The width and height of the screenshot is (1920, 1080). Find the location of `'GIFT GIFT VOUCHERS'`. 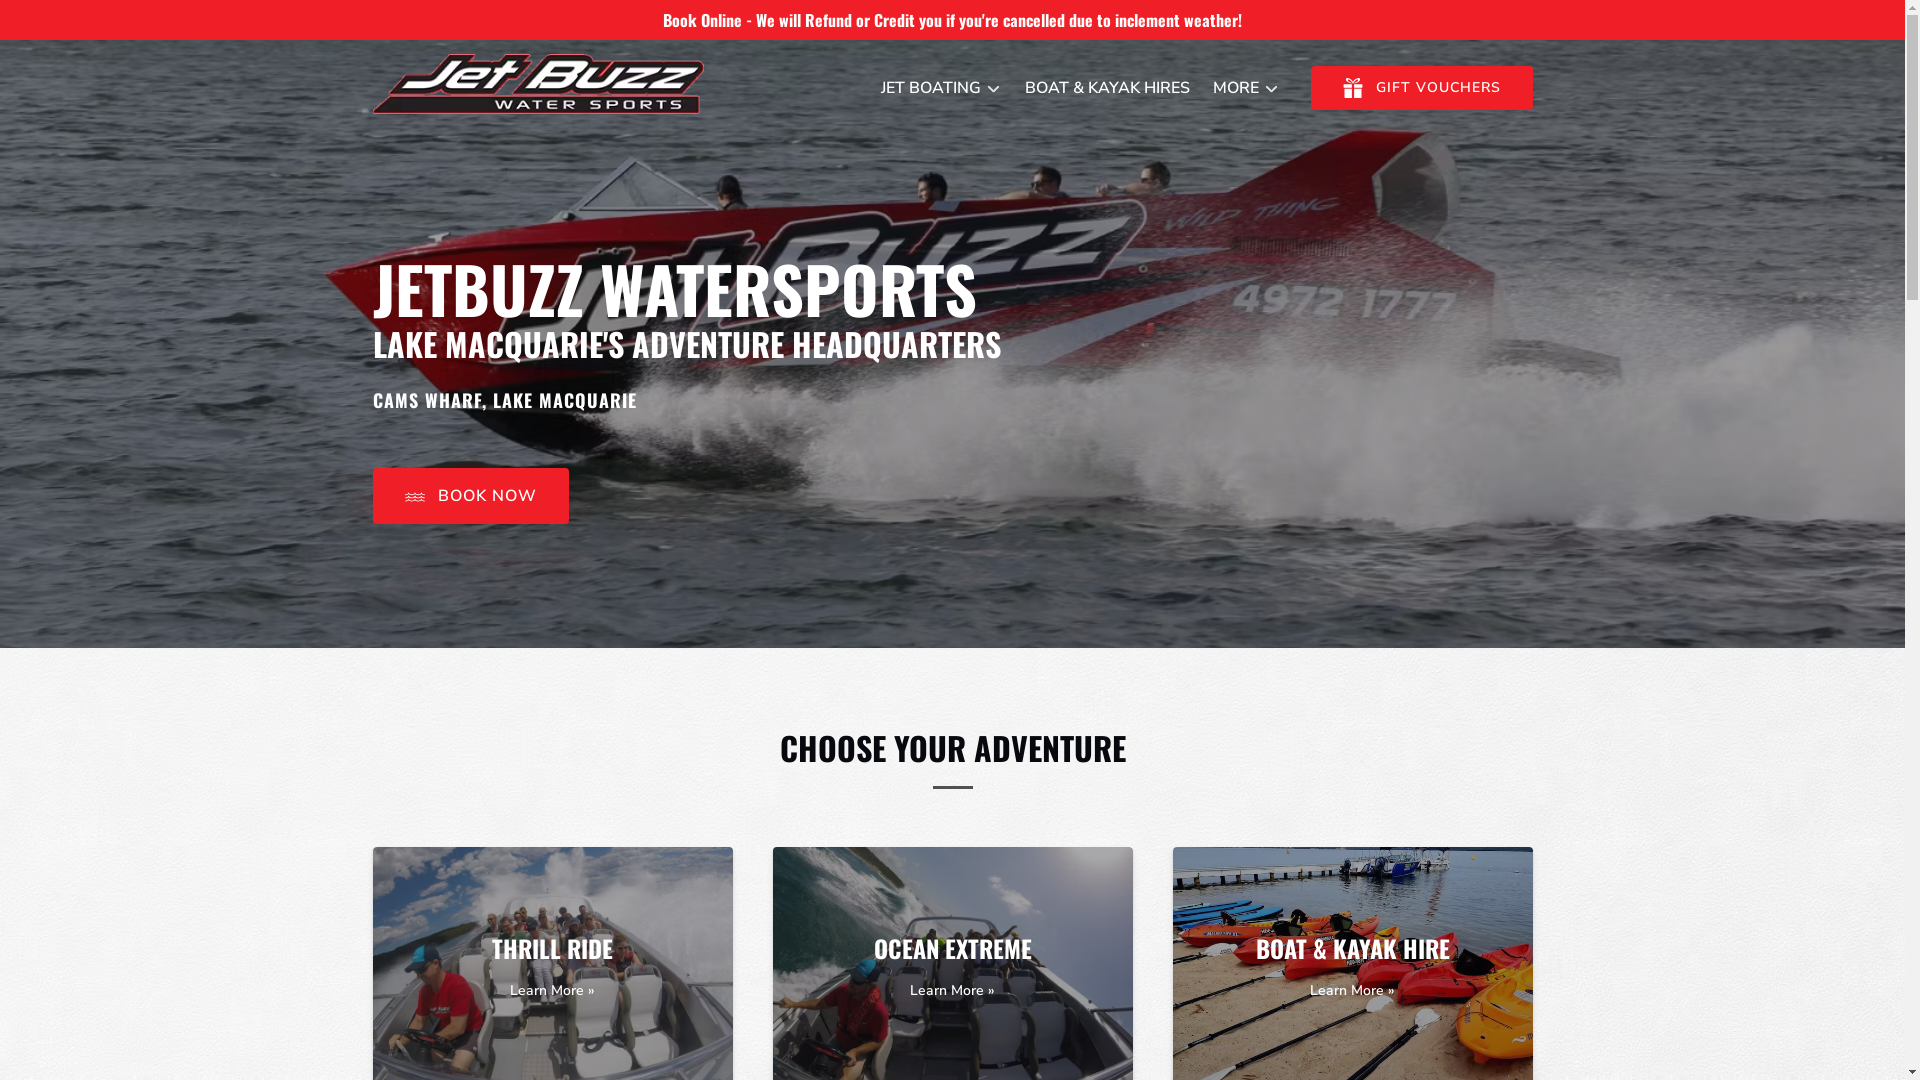

'GIFT GIFT VOUCHERS' is located at coordinates (1419, 87).